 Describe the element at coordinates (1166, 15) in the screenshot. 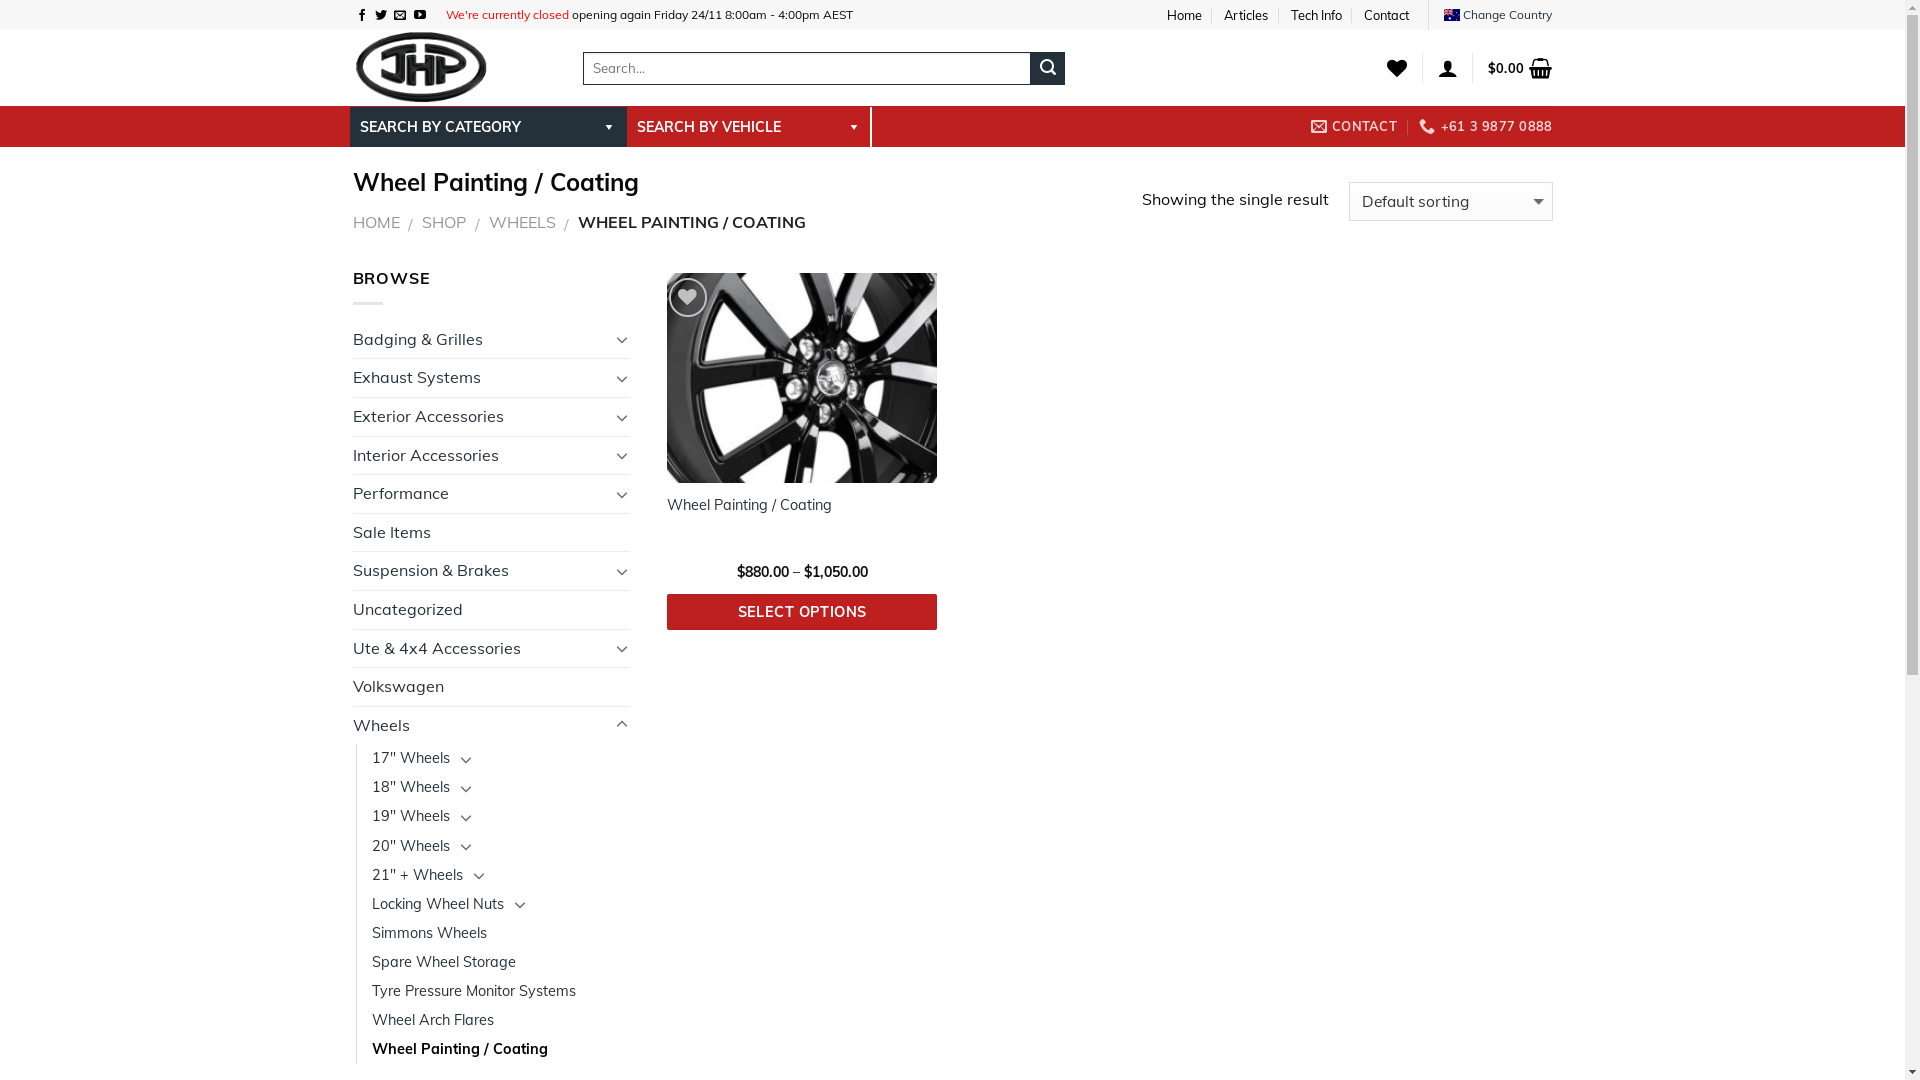

I see `'Home'` at that location.